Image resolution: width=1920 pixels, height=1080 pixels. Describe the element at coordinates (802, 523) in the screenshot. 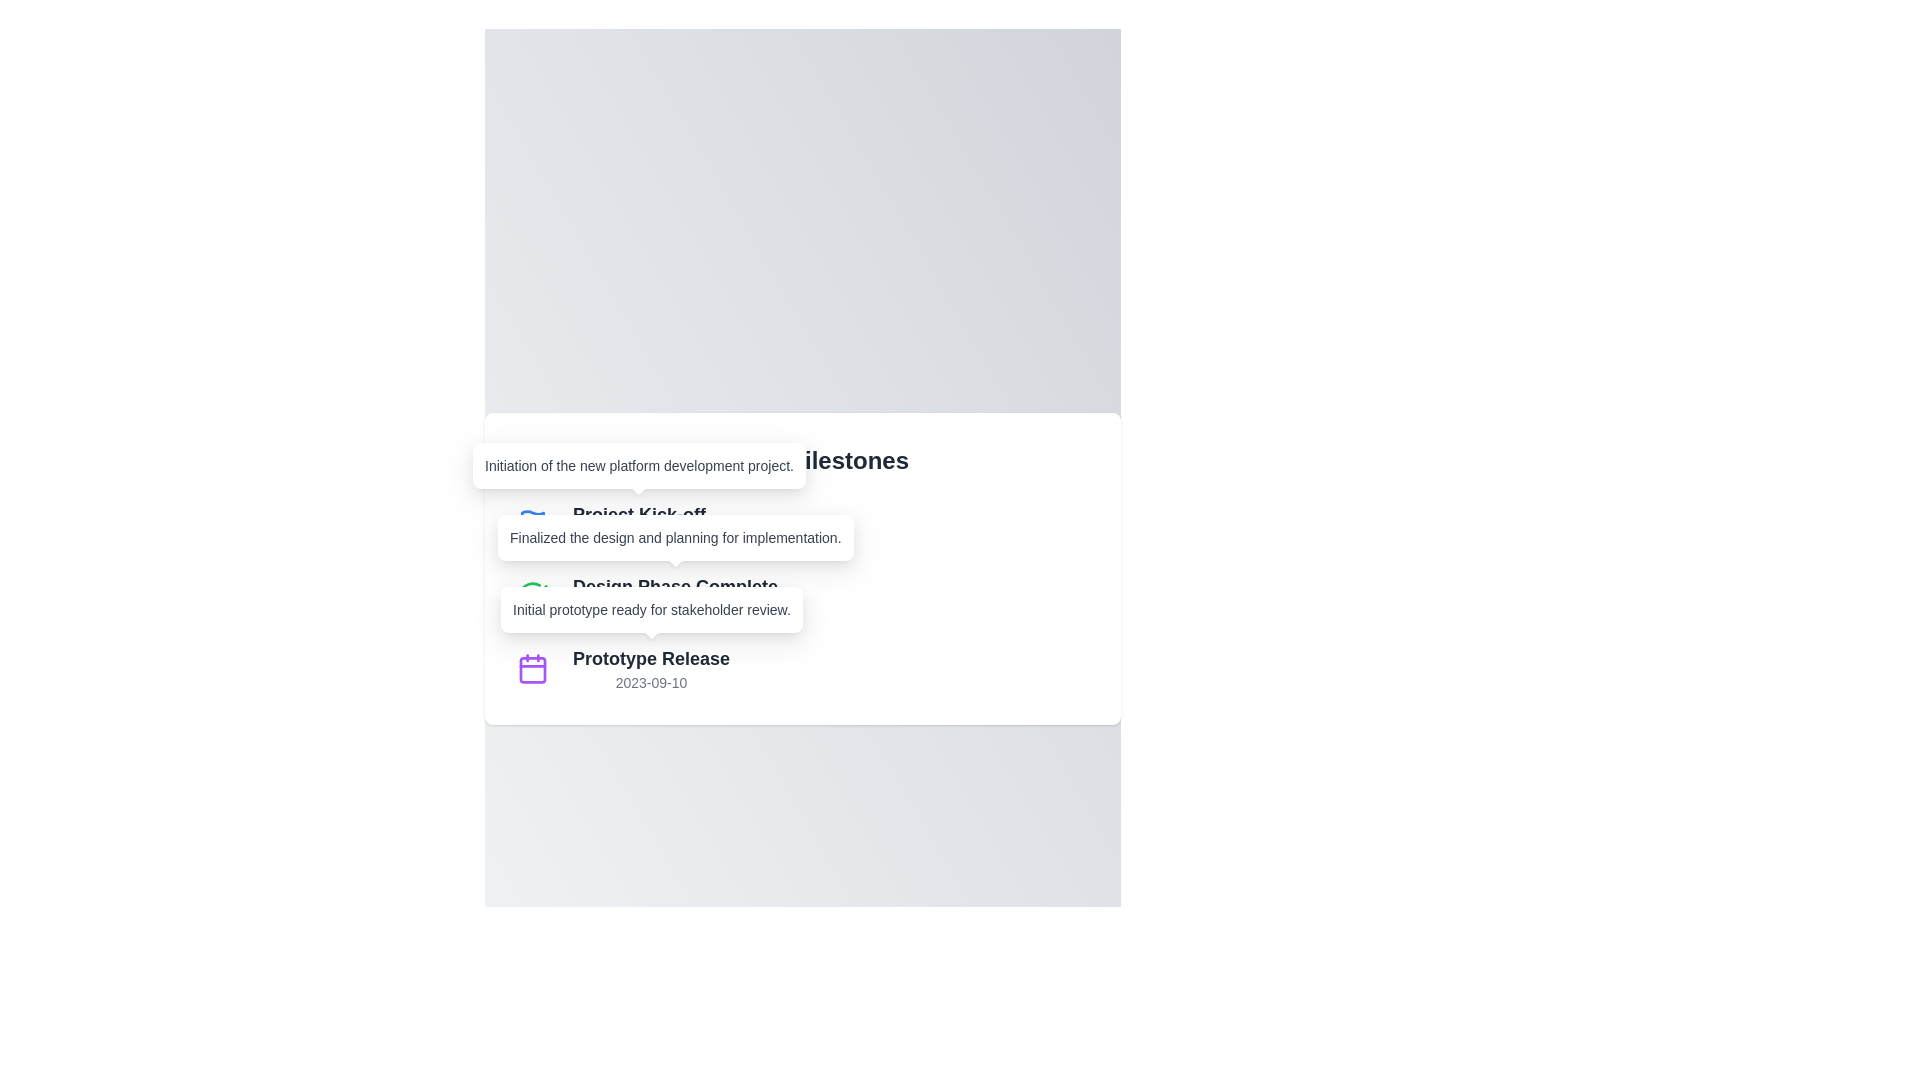

I see `the first milestone item in the project timeline` at that location.